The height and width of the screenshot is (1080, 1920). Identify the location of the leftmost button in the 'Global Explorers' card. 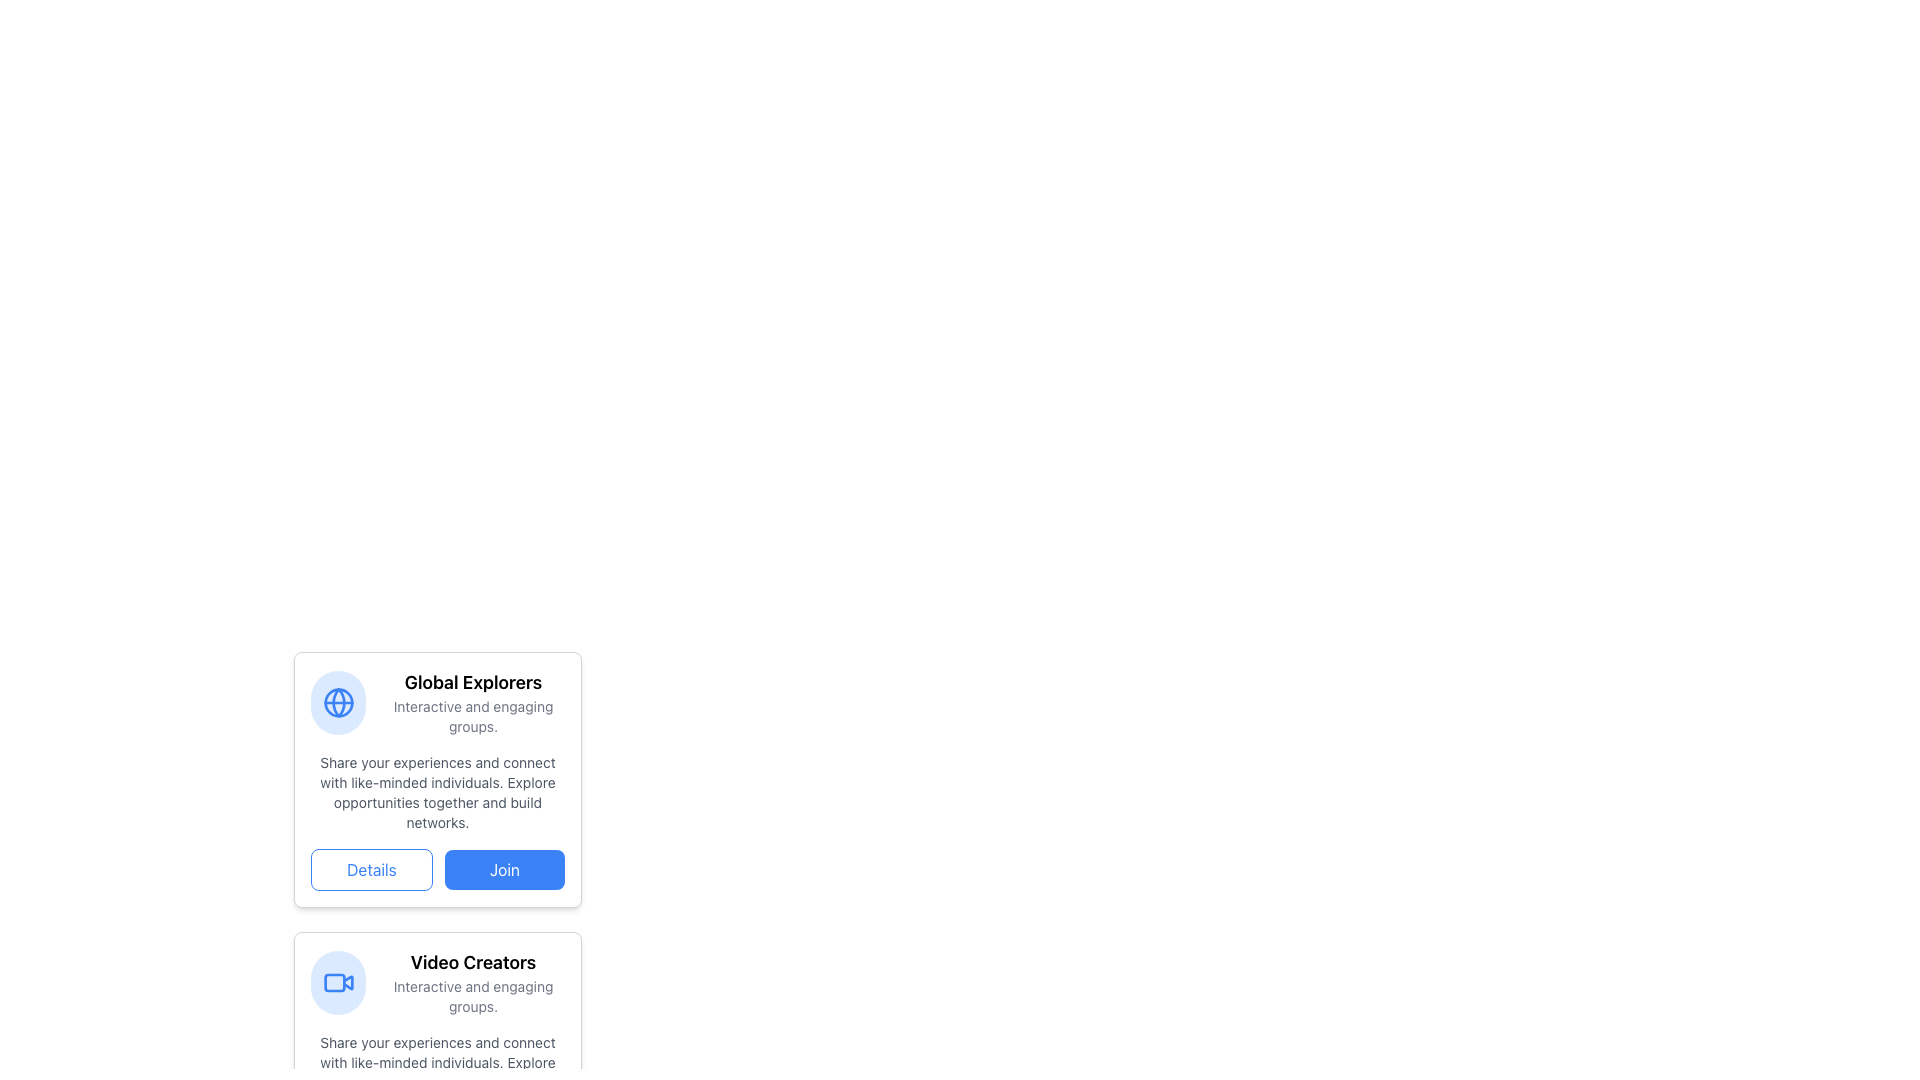
(372, 869).